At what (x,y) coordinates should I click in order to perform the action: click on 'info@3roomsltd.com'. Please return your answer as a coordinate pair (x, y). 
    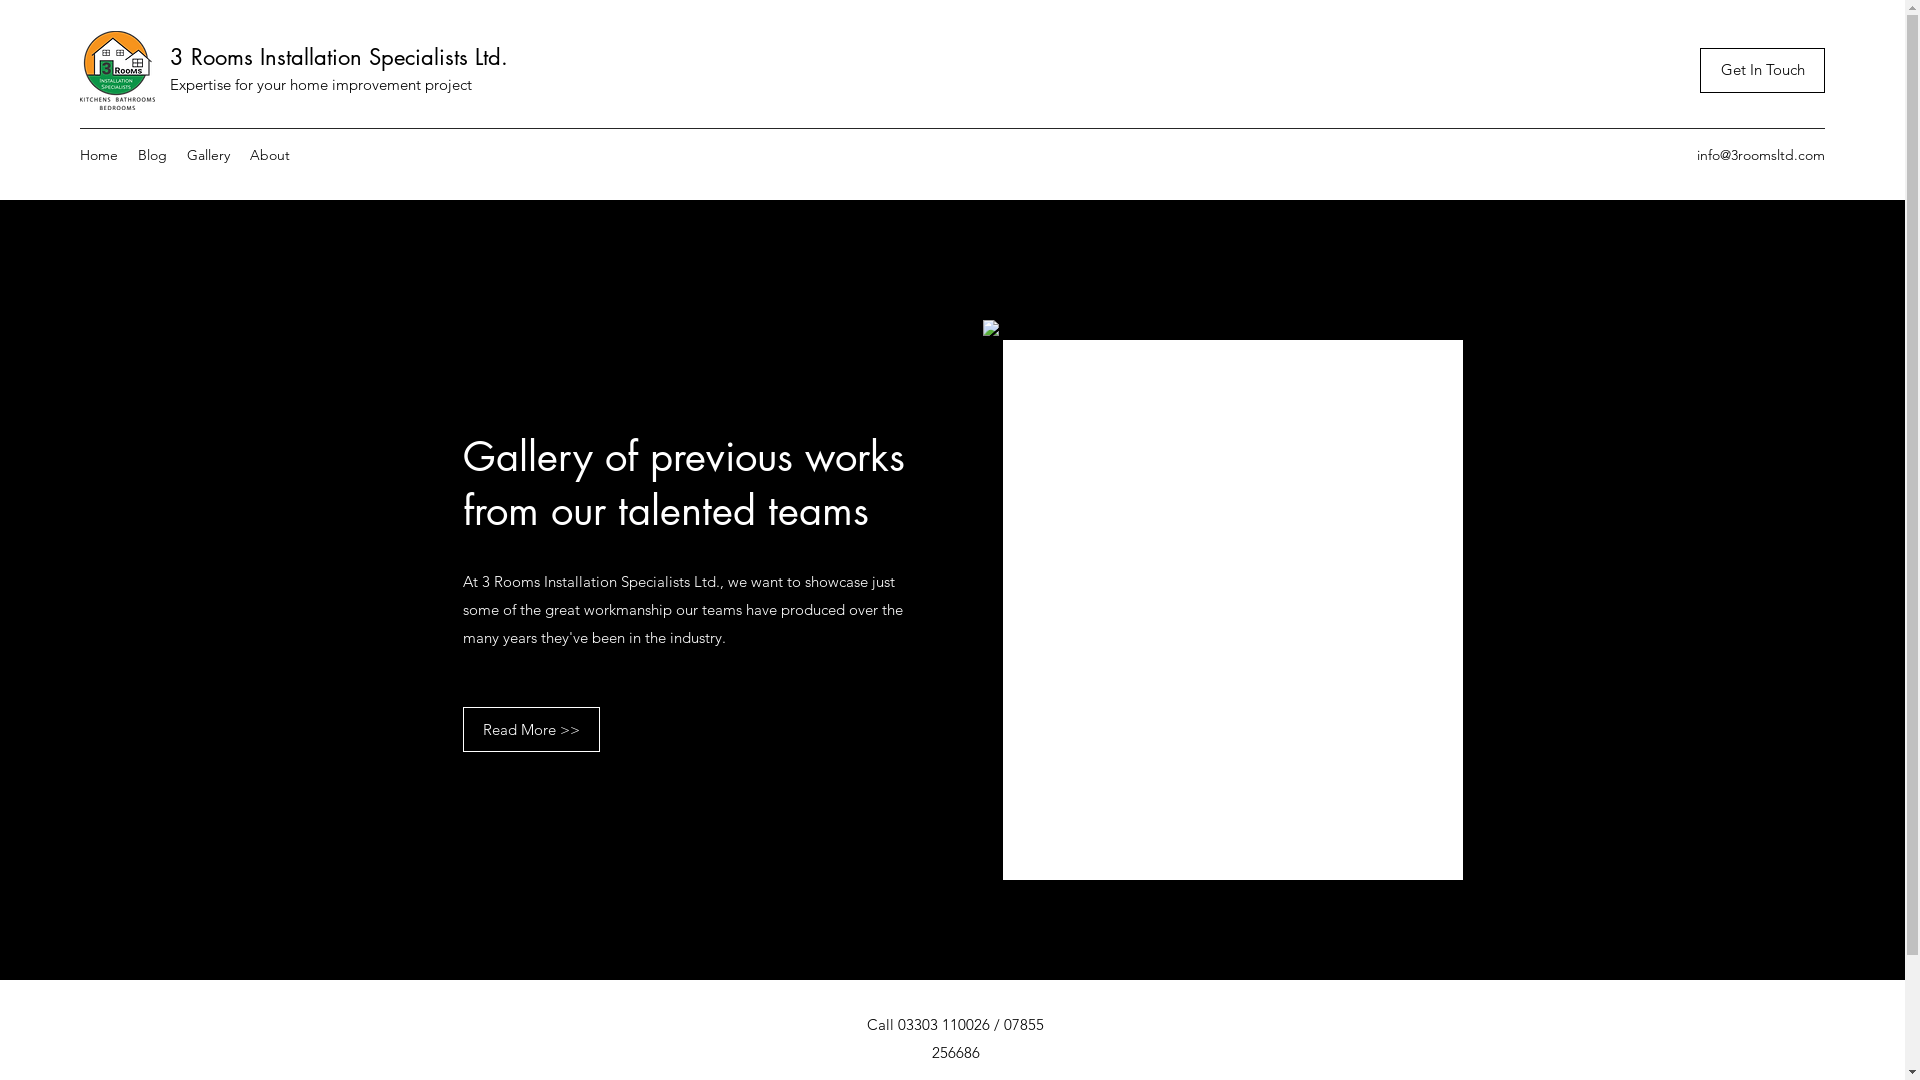
    Looking at the image, I should click on (1761, 153).